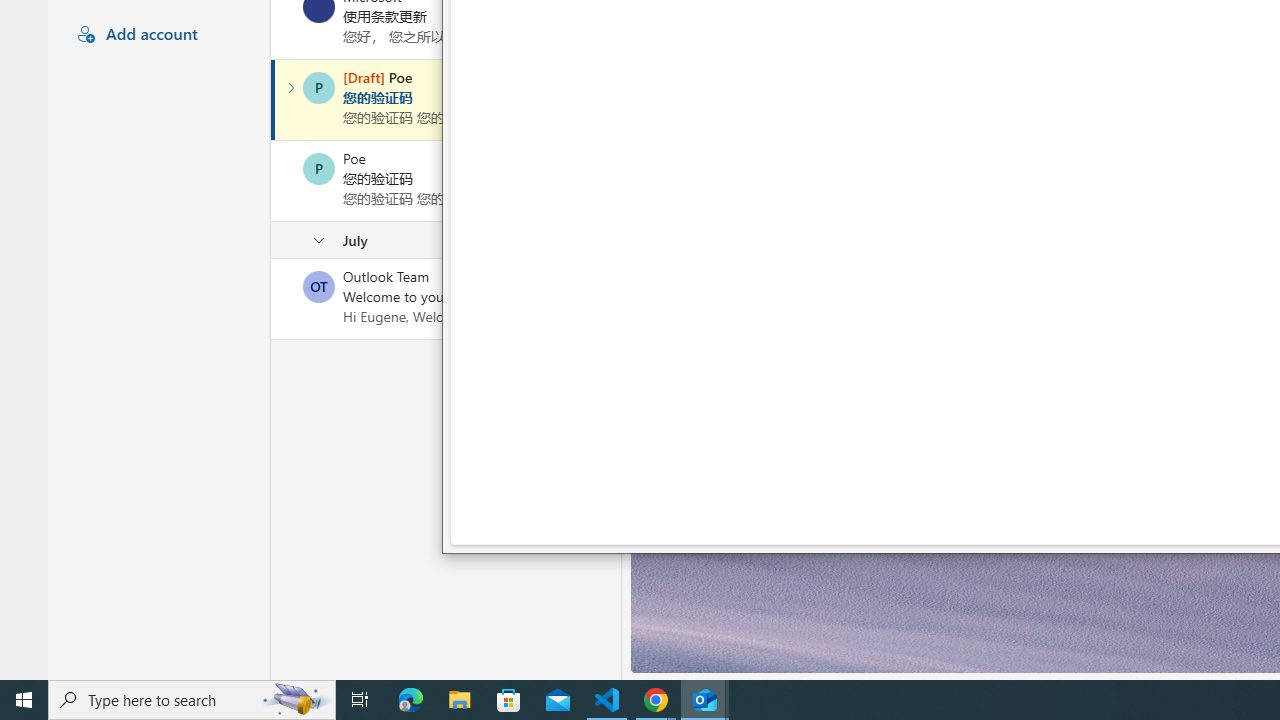 This screenshot has height=720, width=1280. What do you see at coordinates (359, 698) in the screenshot?
I see `'Task View'` at bounding box center [359, 698].